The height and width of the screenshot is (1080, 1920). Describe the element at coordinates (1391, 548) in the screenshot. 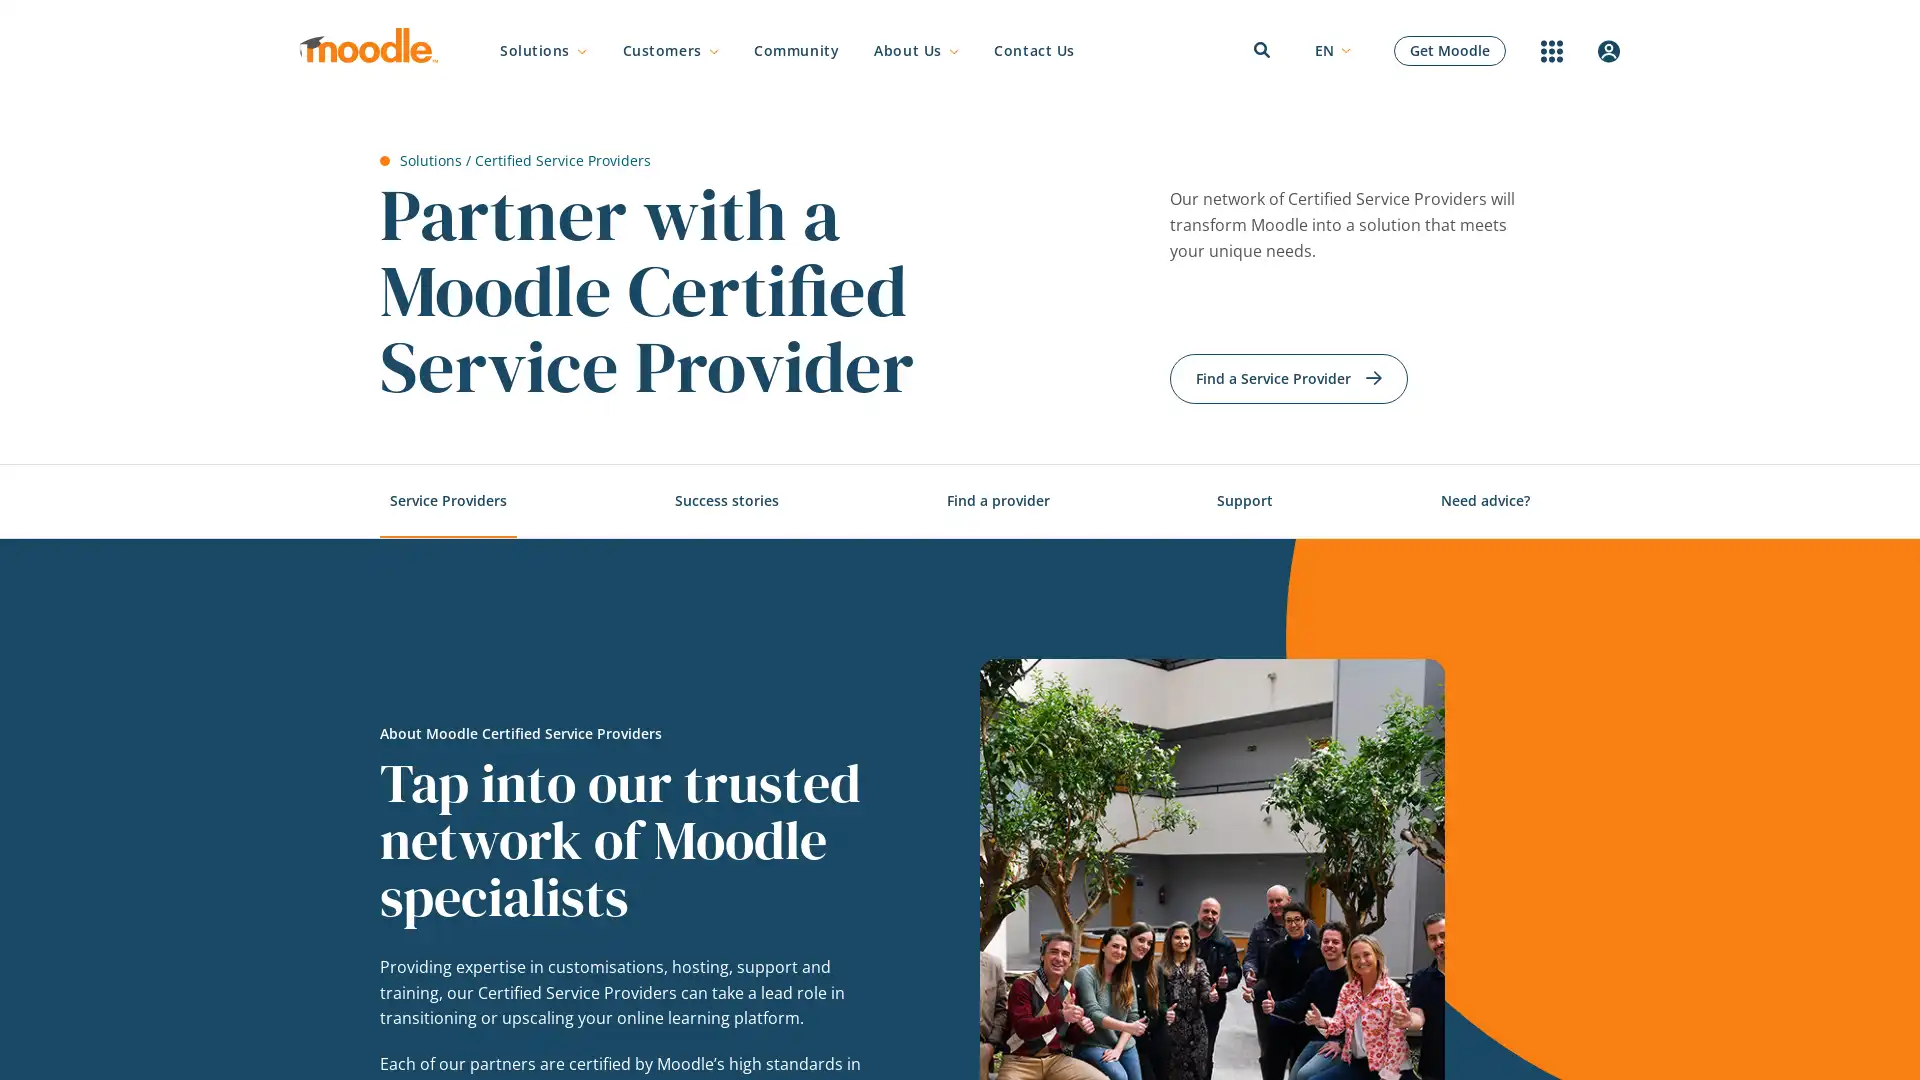

I see `Search button` at that location.